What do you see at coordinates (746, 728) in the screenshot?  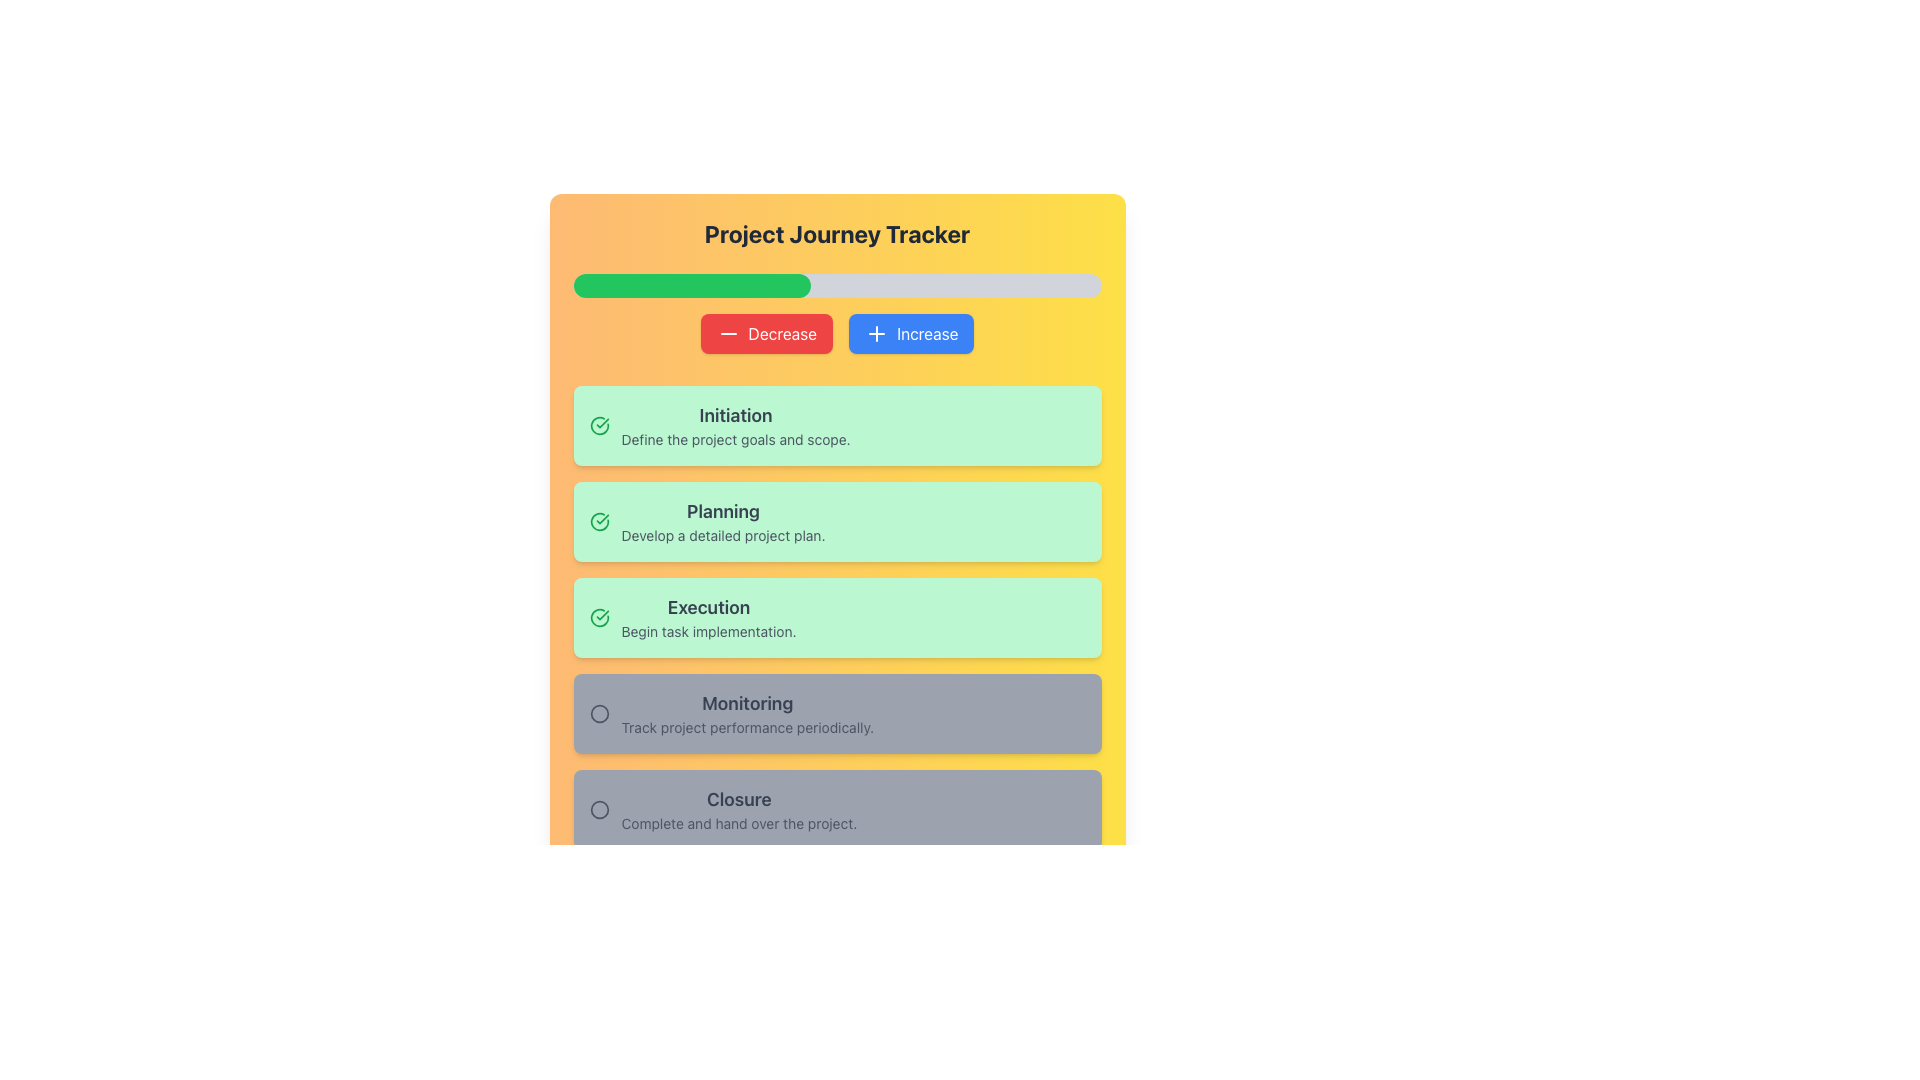 I see `light gray text label displaying 'Track project performance periodically.' located below the title 'Monitoring' in the fourth section of the interface` at bounding box center [746, 728].